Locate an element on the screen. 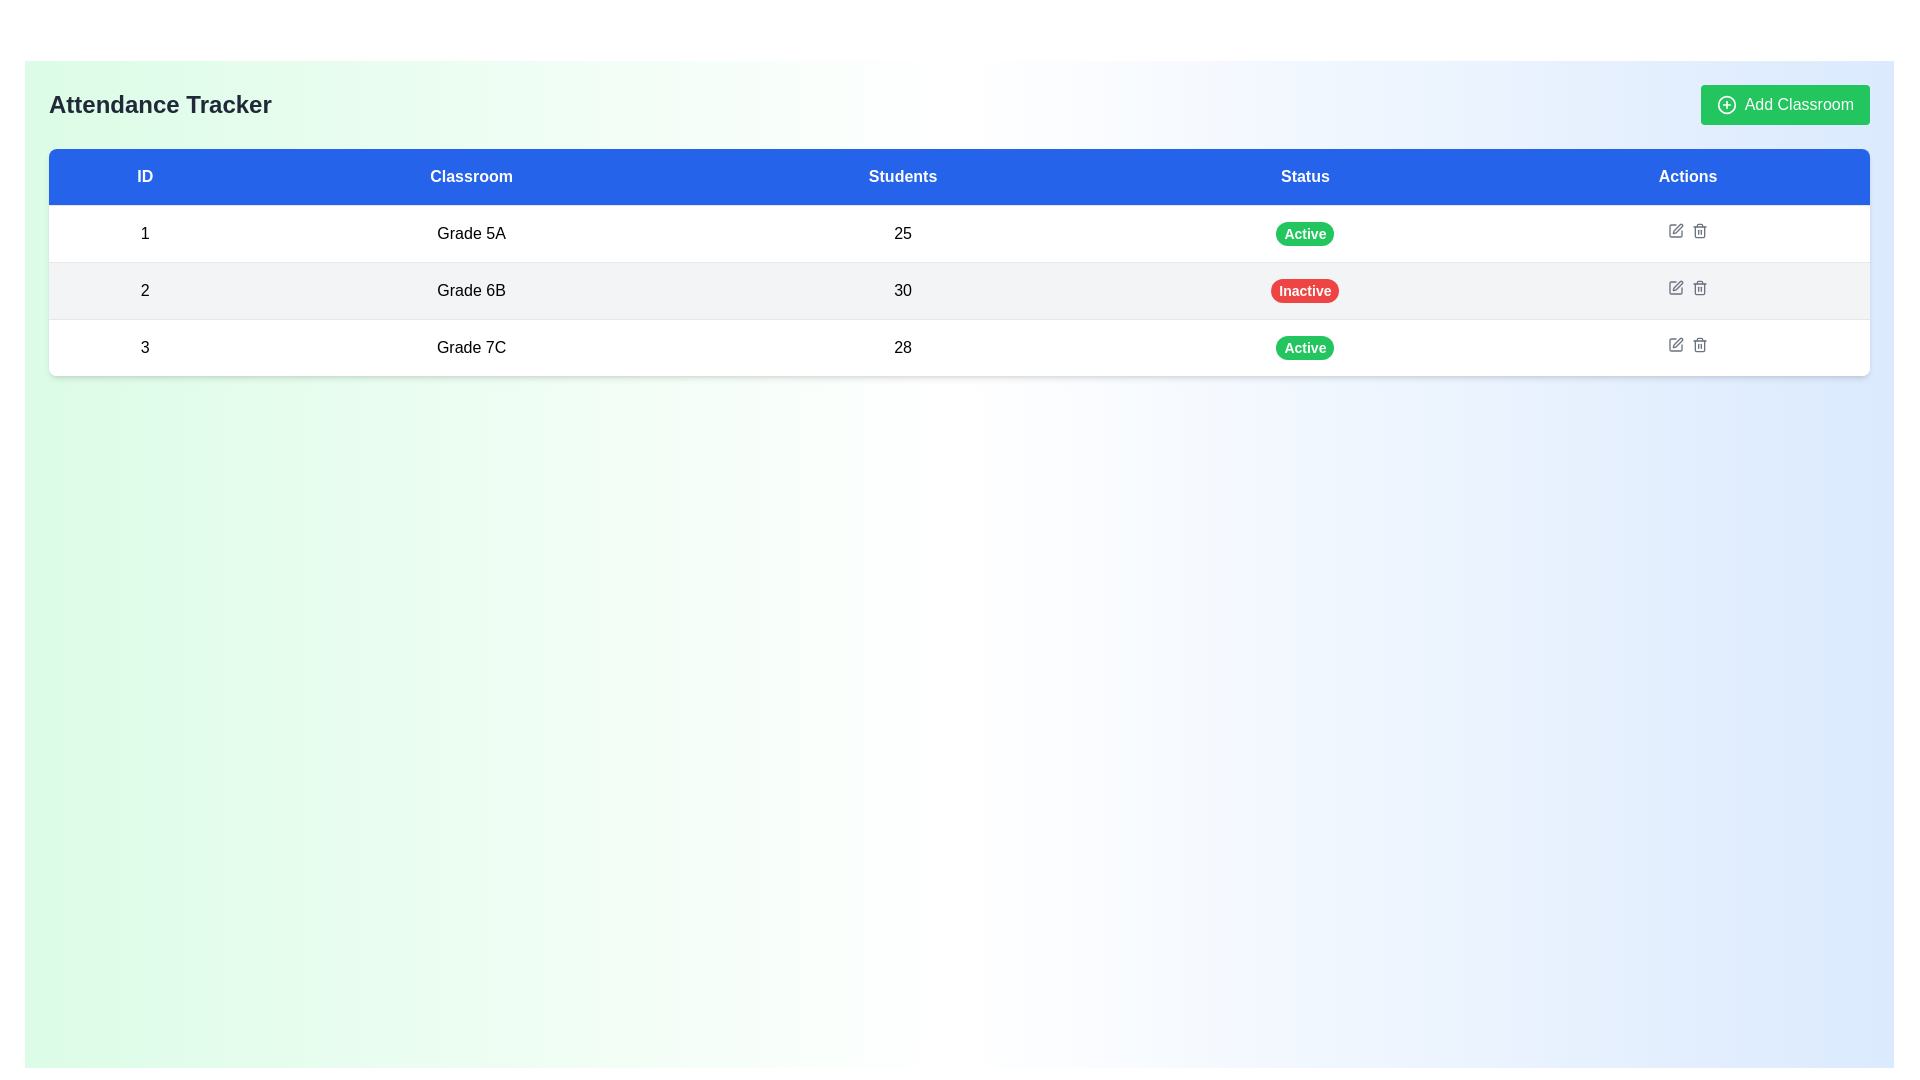 The width and height of the screenshot is (1920, 1080). the non-interactive text label indicating 'Grade 5A' located in the second column of the first row of the grid-like table structure is located at coordinates (470, 233).